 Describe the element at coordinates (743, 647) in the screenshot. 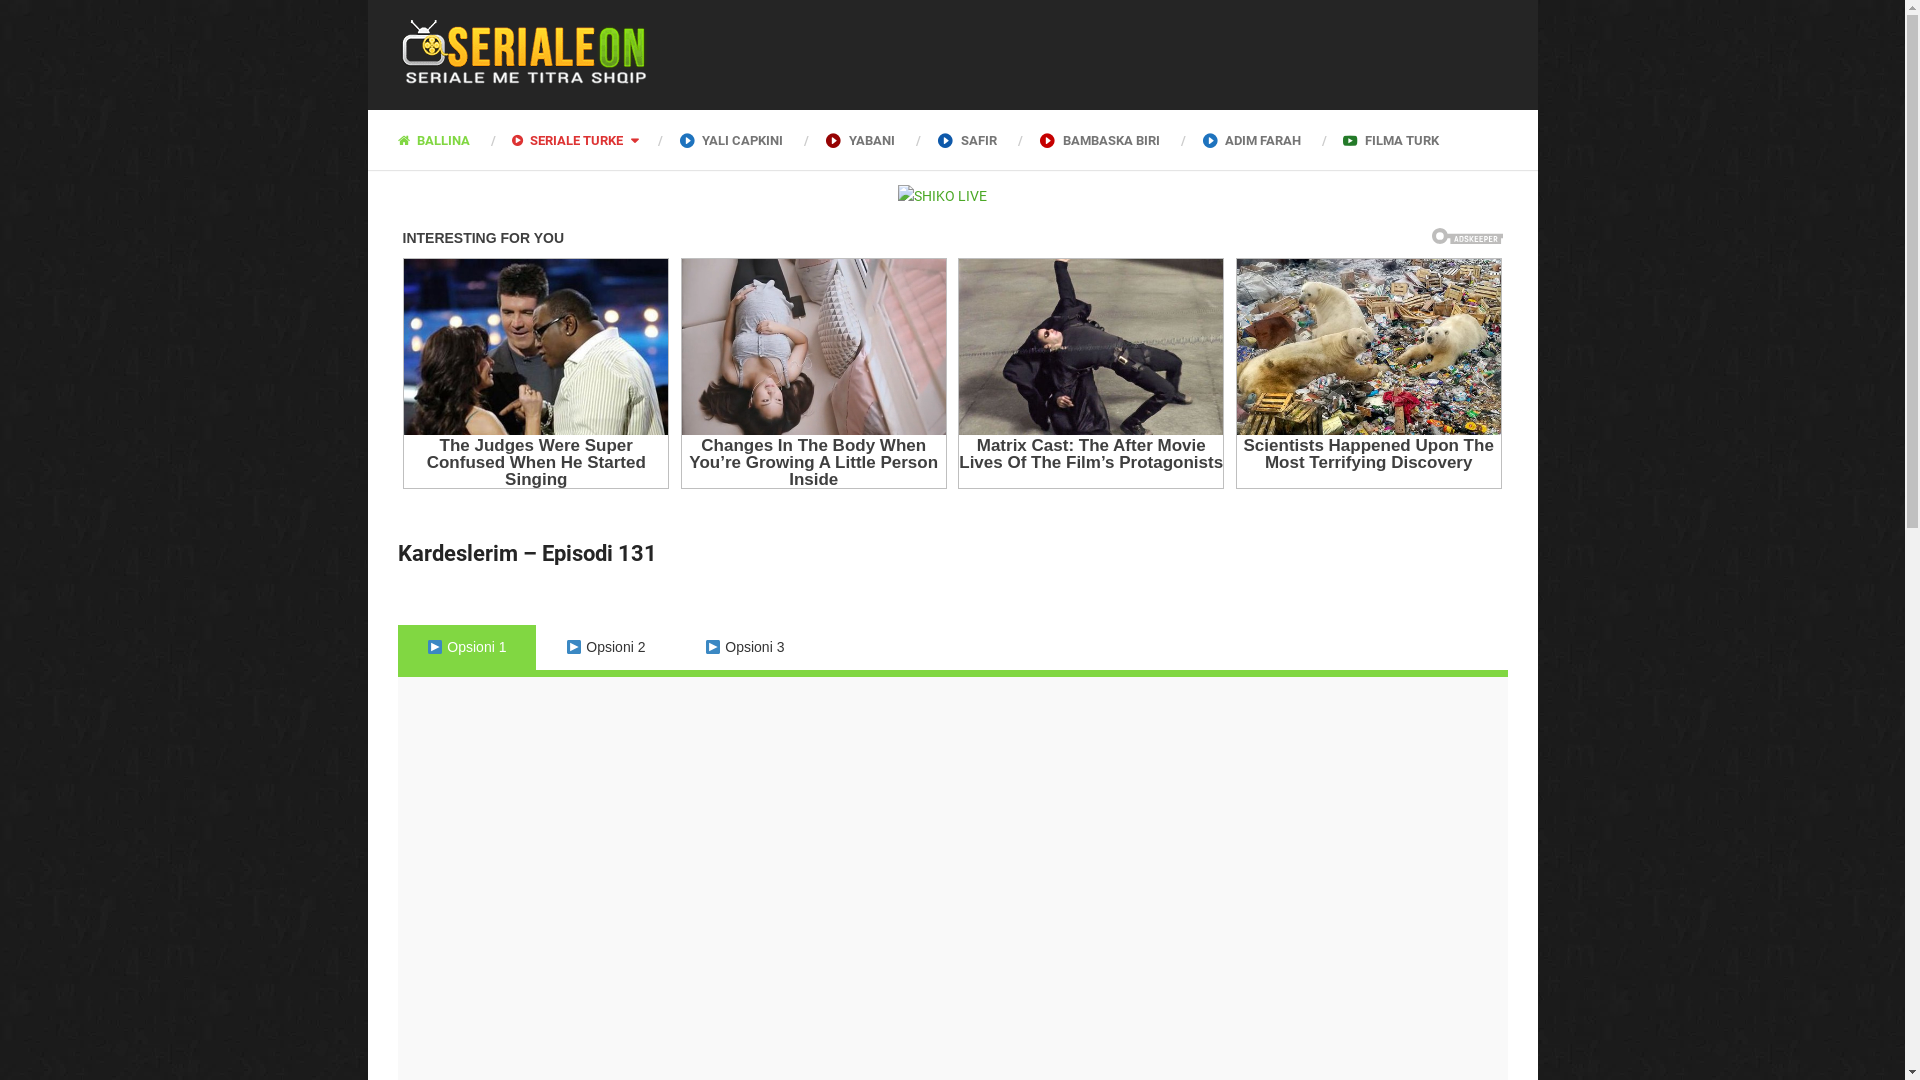

I see `'Opsioni 3'` at that location.